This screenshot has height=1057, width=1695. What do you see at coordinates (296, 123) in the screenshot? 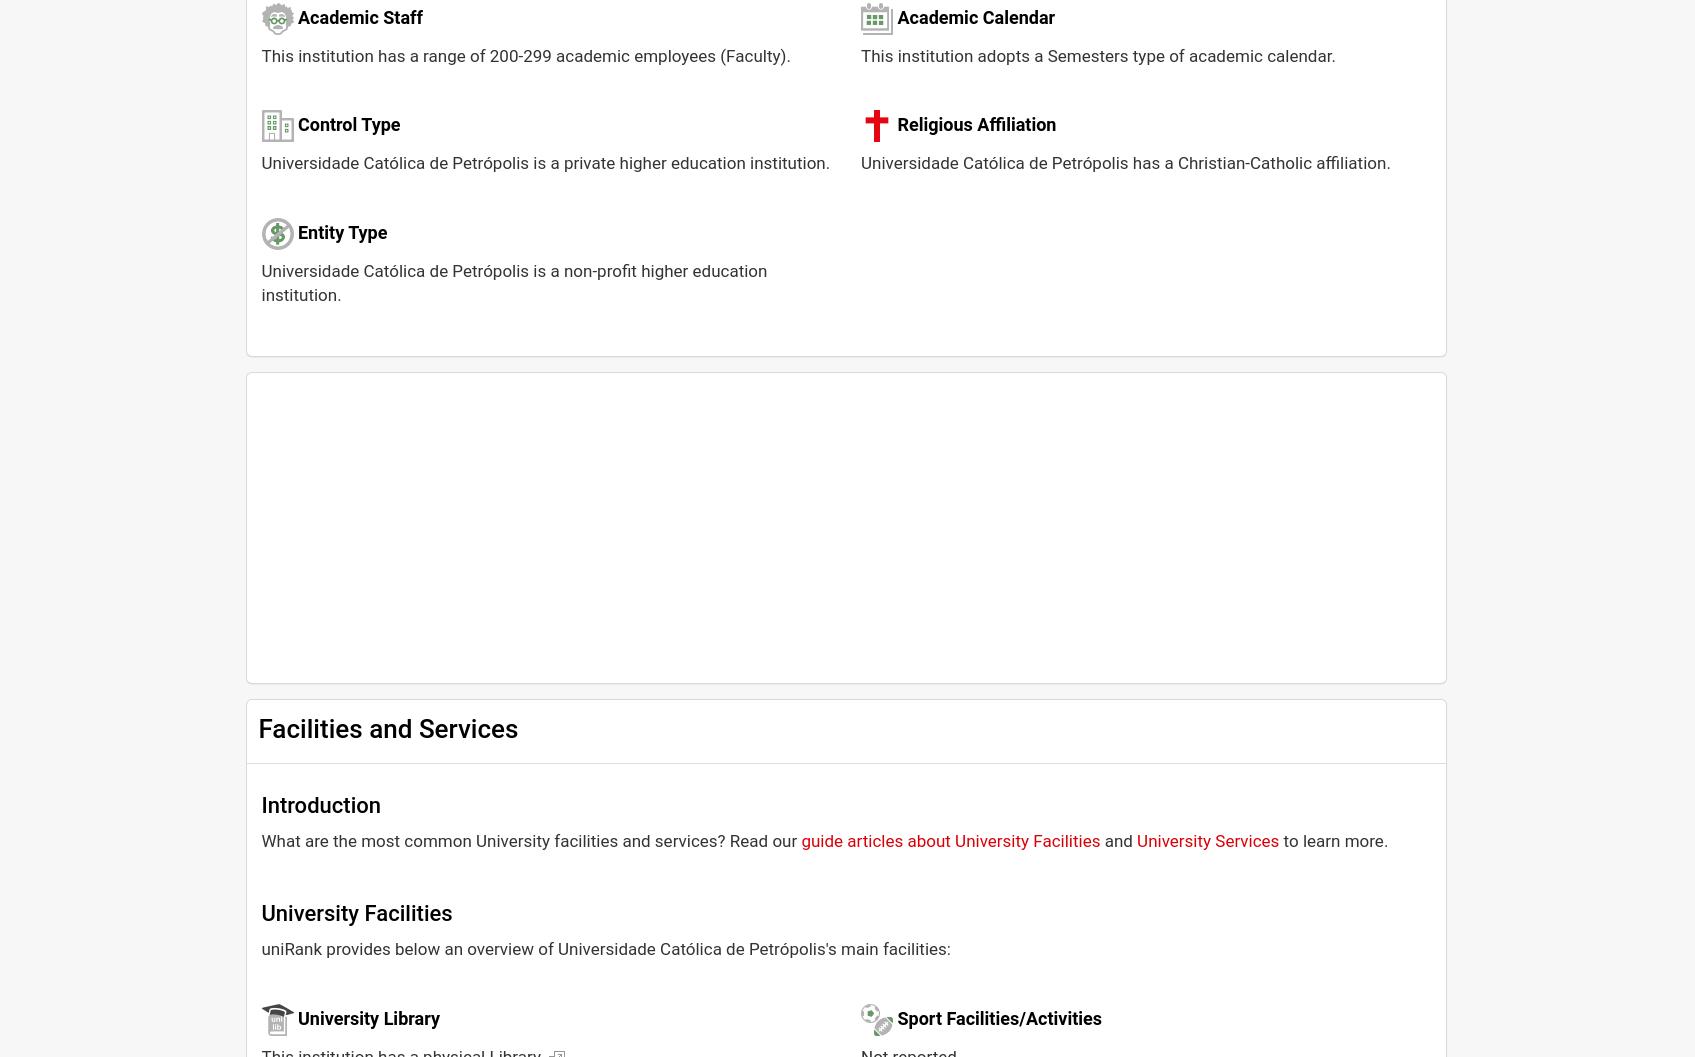
I see `'Control Type'` at bounding box center [296, 123].